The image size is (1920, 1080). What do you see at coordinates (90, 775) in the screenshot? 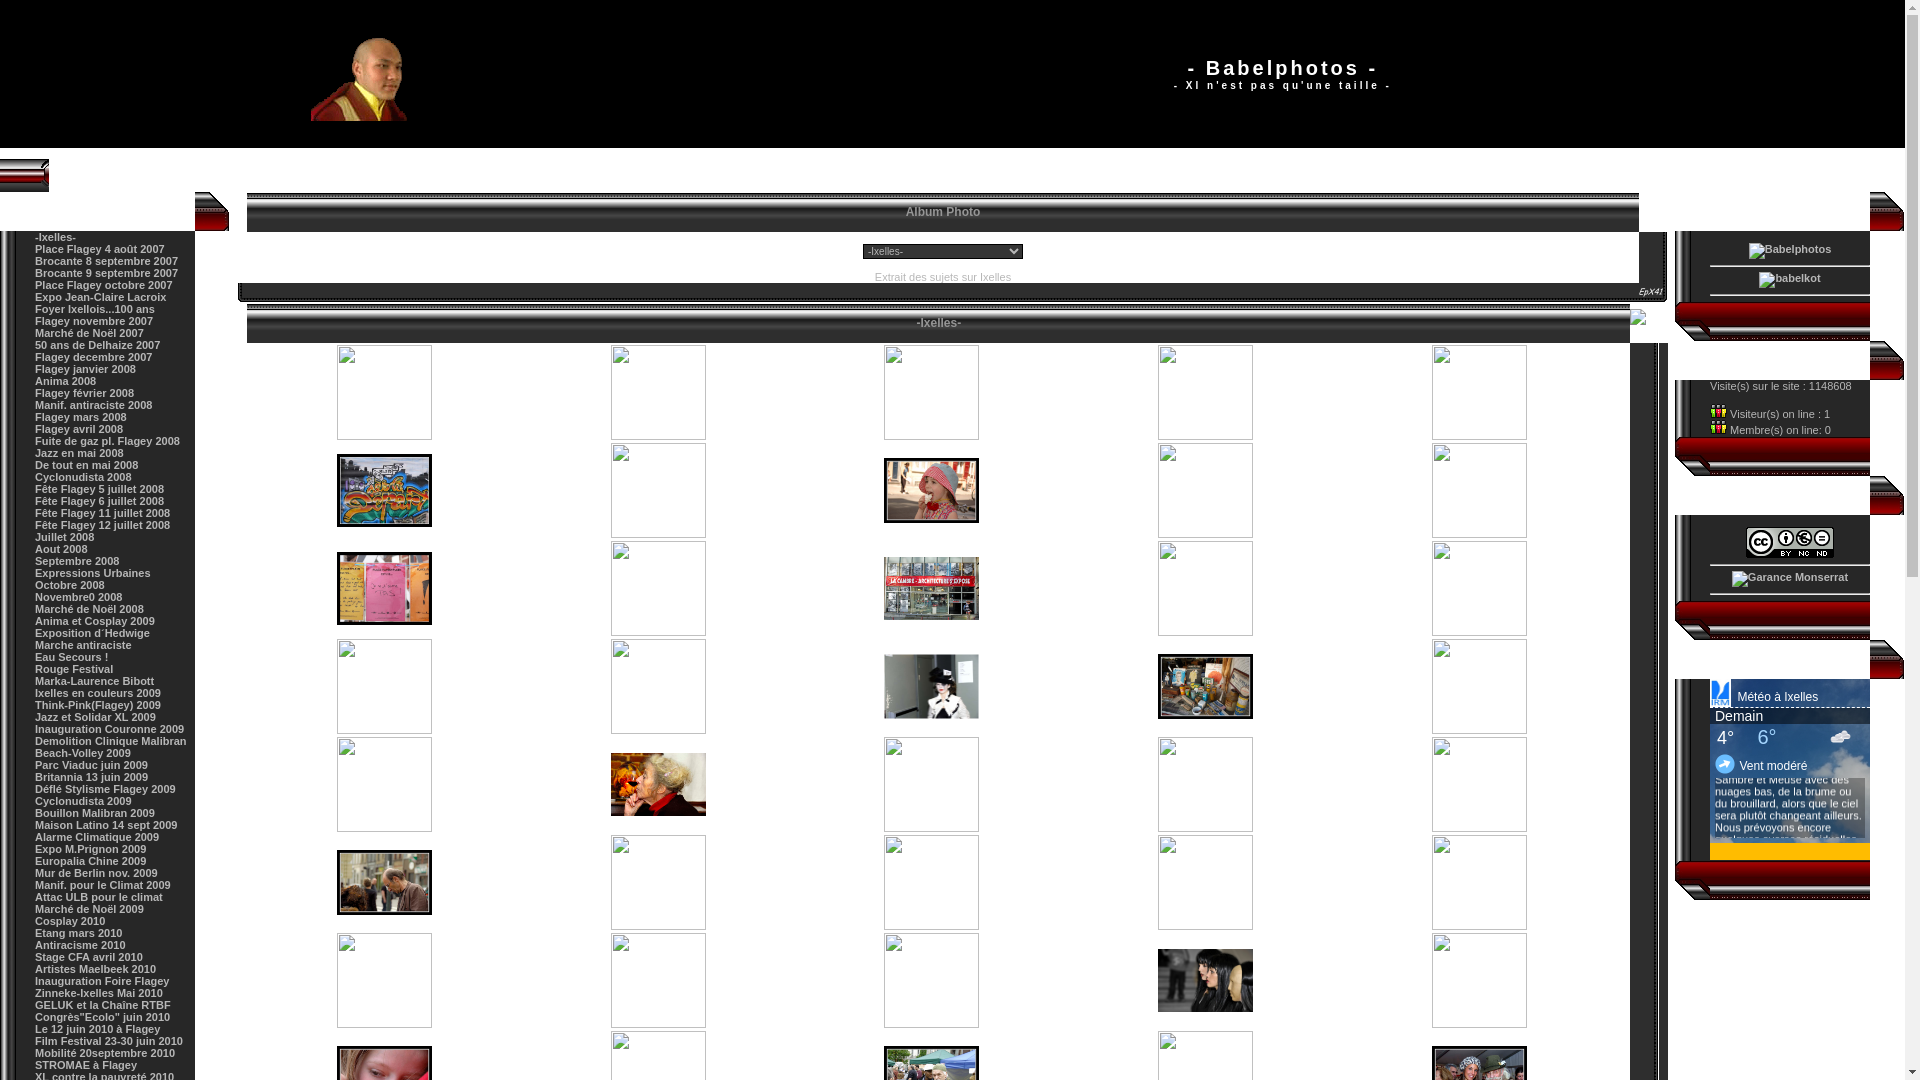
I see `'Britannia 13 juin 2009'` at bounding box center [90, 775].